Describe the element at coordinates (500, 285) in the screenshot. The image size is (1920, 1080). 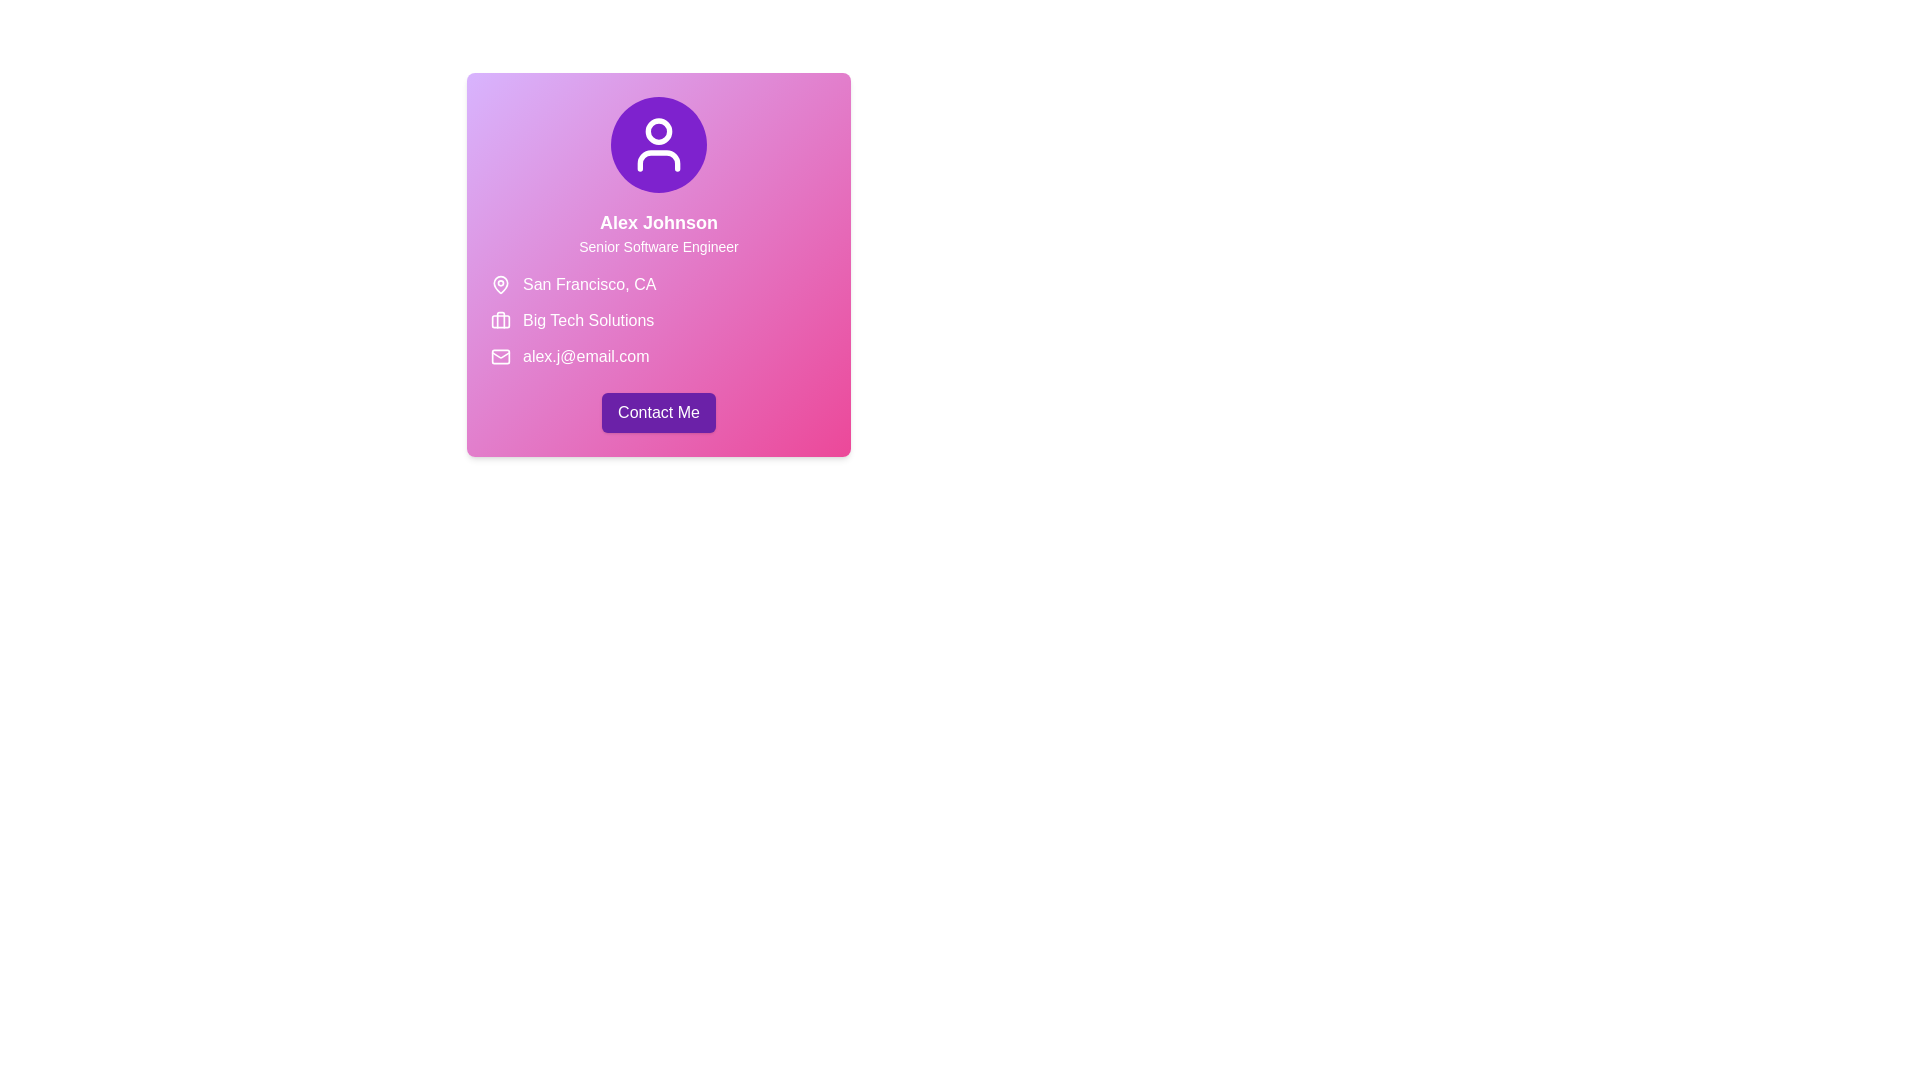
I see `the SVG map pin icon located to the left of the text 'San Francisco, CA' in the top left corner of the interface` at that location.